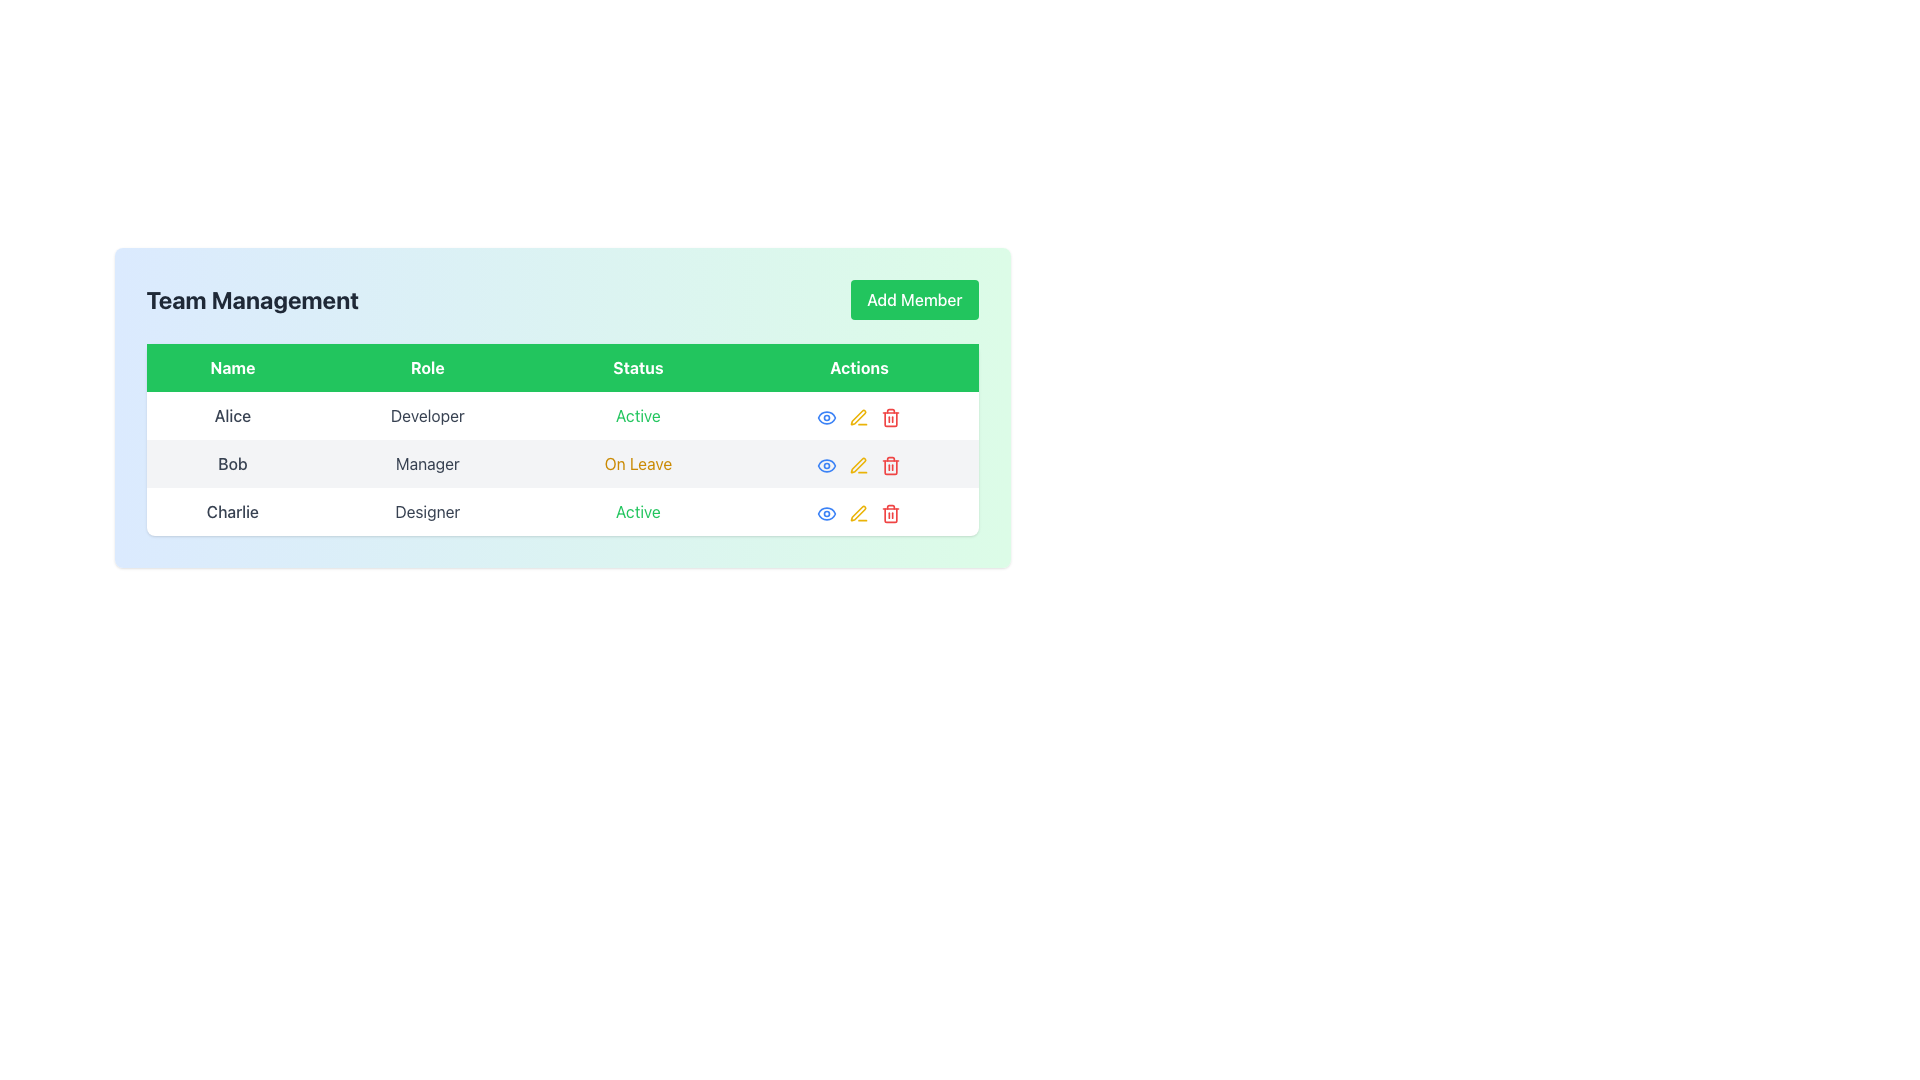 This screenshot has width=1920, height=1080. I want to click on the Text label displaying 'Alice', which indicates the identity of a team member in the table, so click(232, 415).